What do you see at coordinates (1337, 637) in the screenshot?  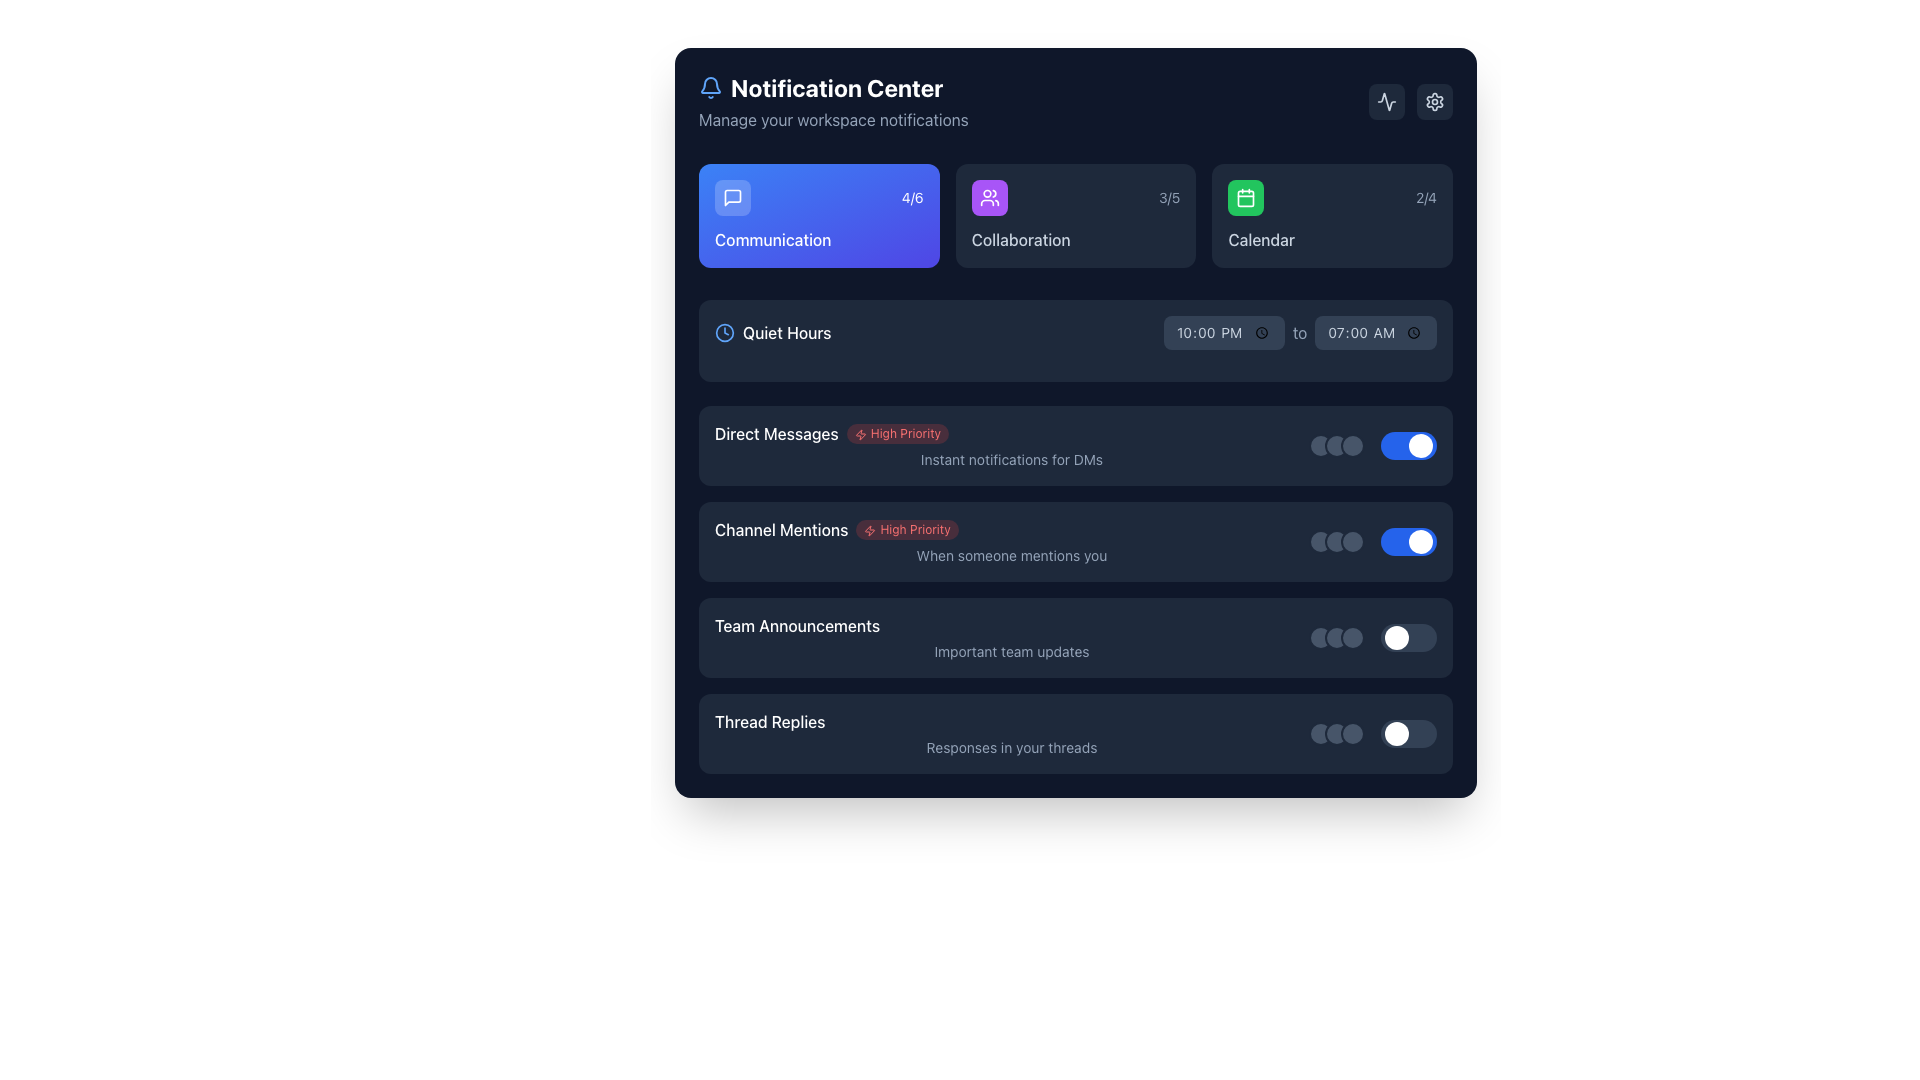 I see `the second circular decorative icon located towards the middle-right of the display for its state representation` at bounding box center [1337, 637].